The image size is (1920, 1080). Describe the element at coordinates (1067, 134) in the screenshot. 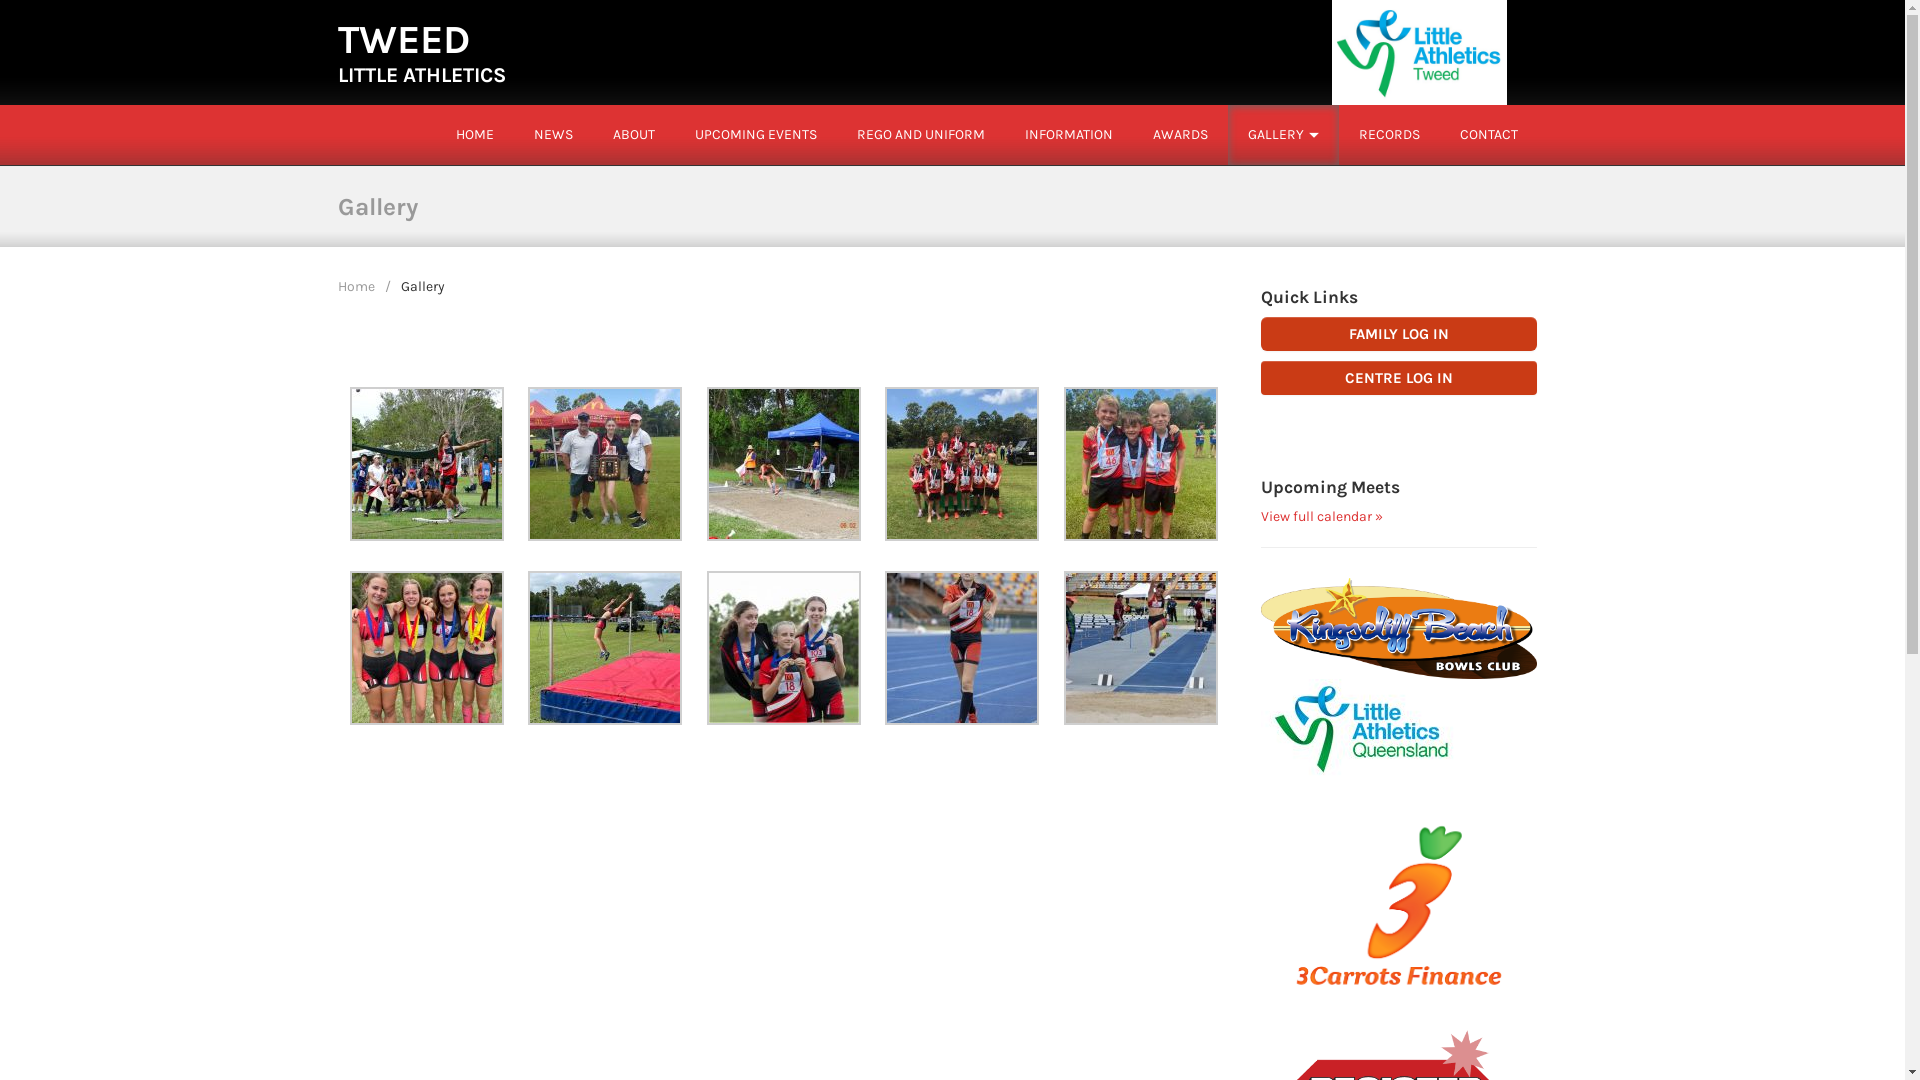

I see `'INFORMATION'` at that location.